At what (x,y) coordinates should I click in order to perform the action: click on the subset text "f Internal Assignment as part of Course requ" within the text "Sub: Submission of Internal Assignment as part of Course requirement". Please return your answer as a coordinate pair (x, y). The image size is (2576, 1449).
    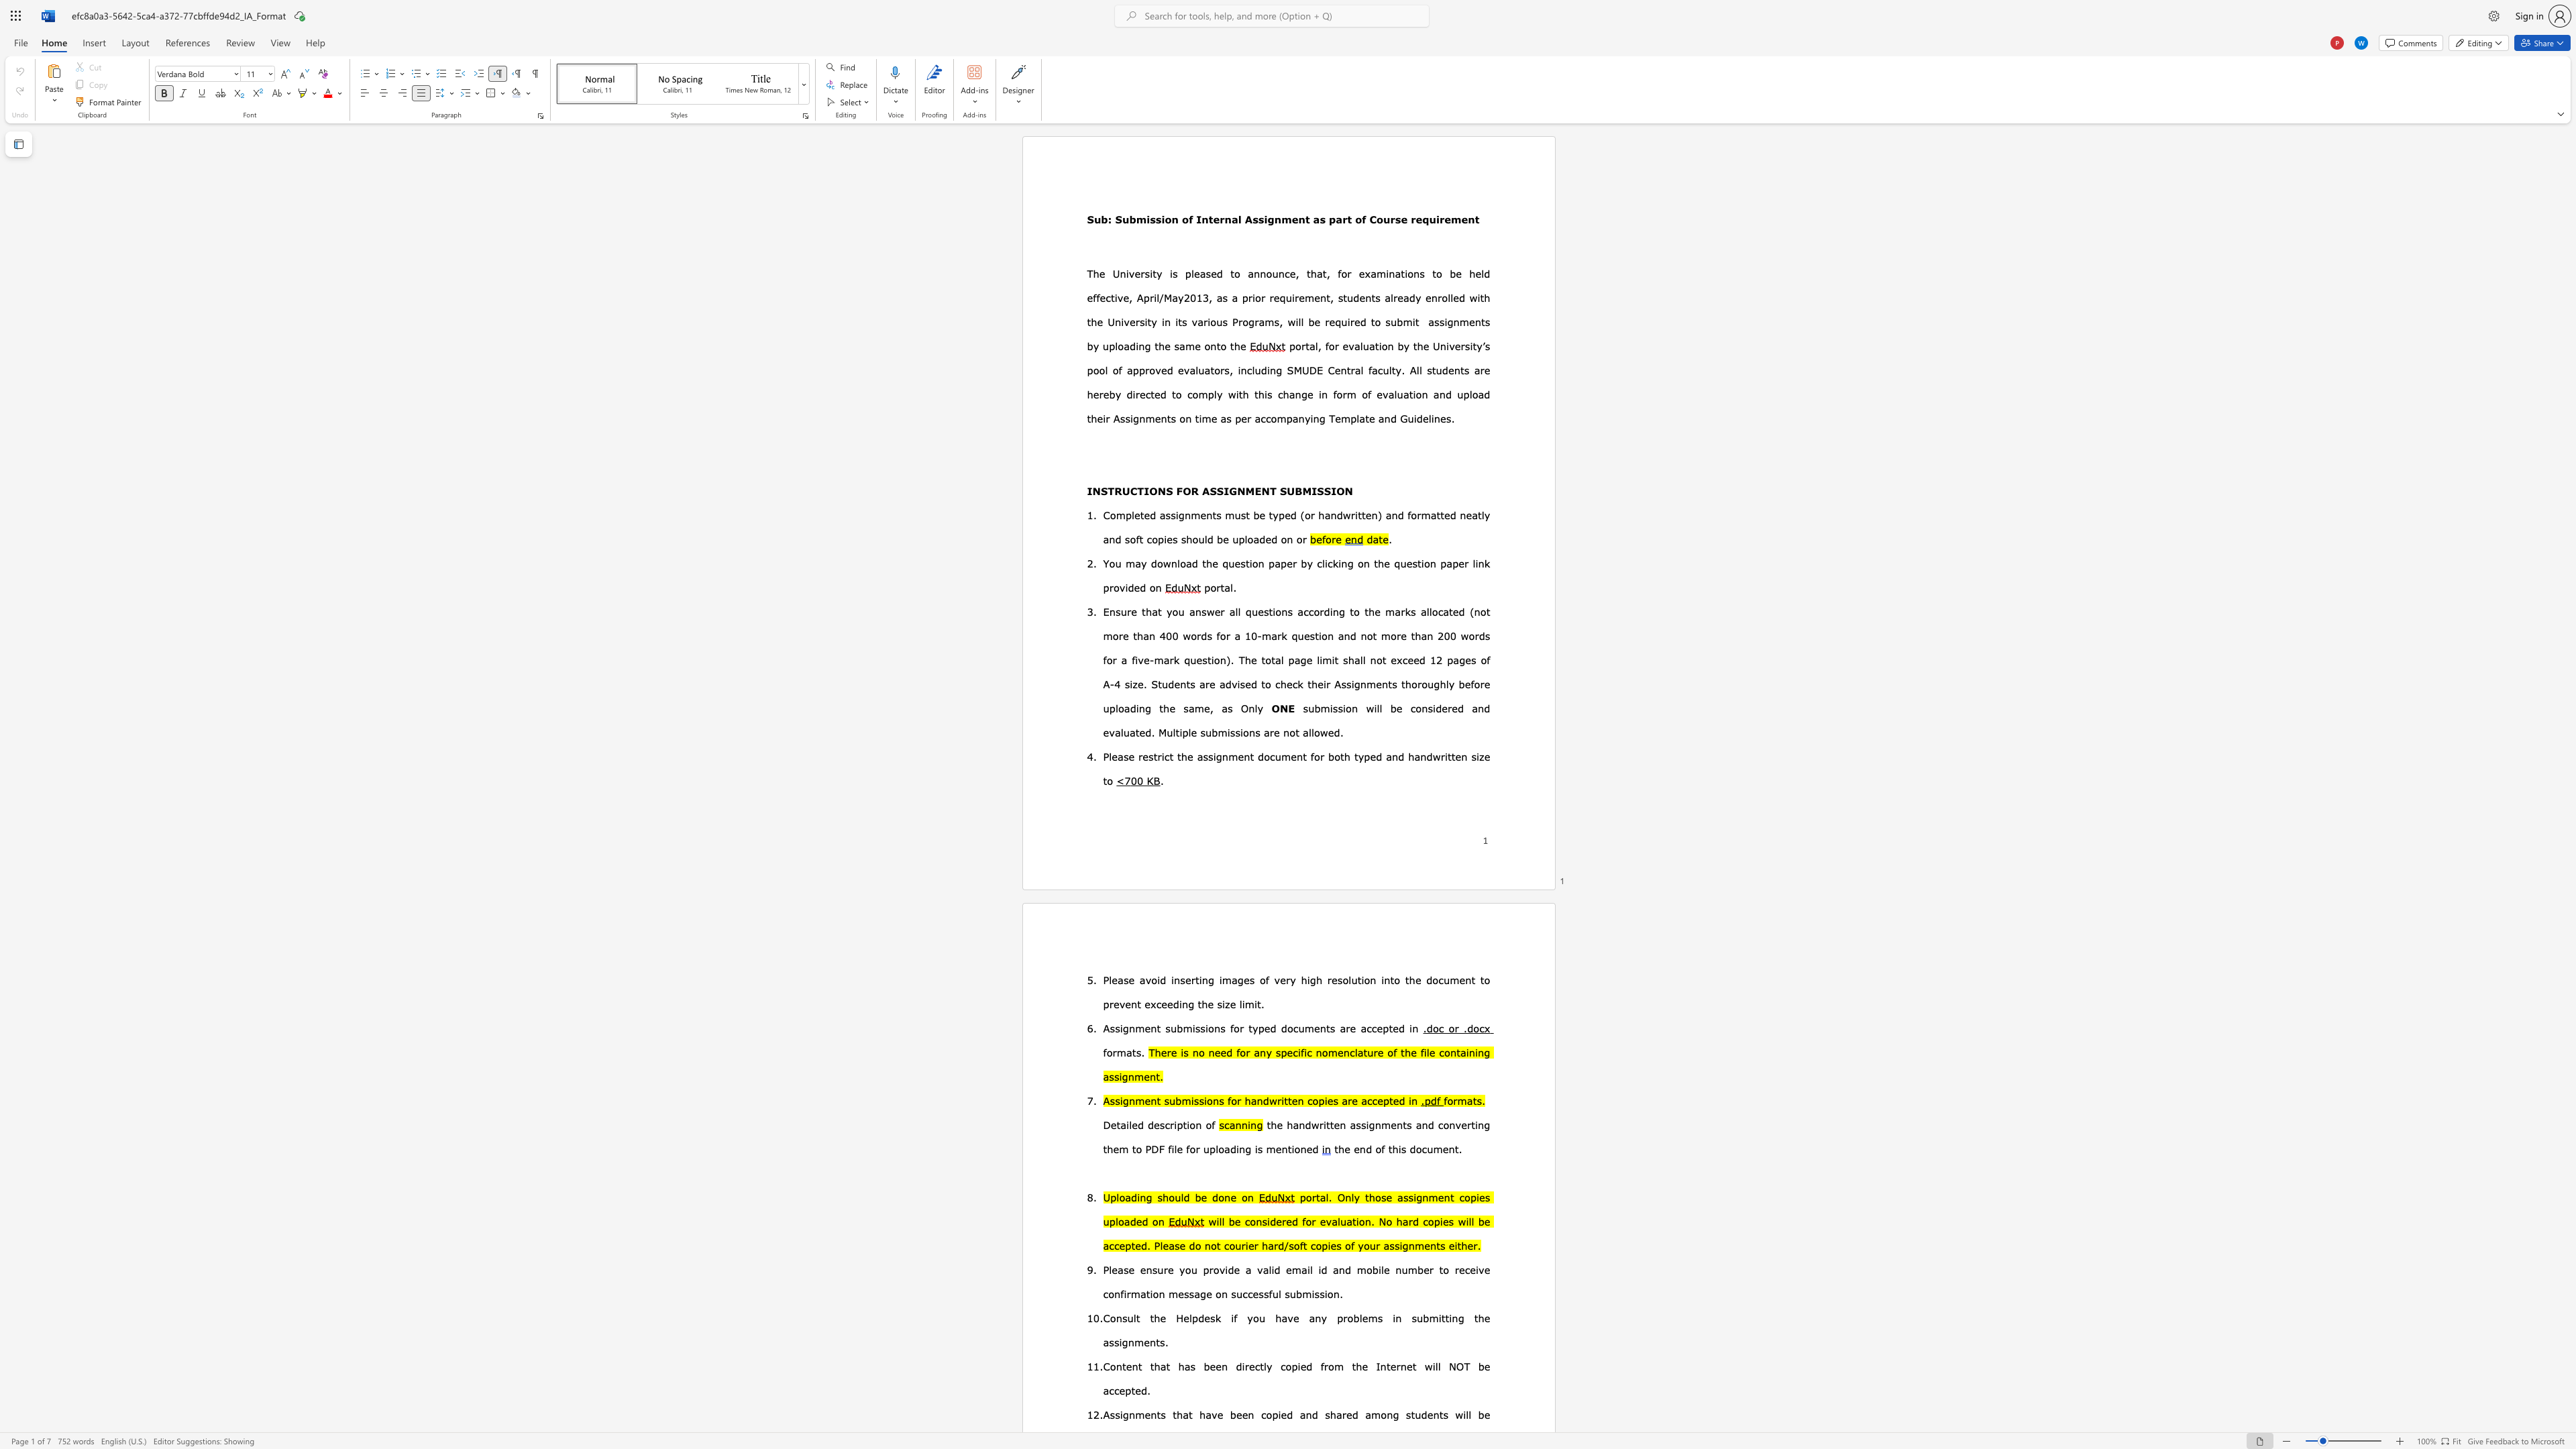
    Looking at the image, I should click on (1188, 219).